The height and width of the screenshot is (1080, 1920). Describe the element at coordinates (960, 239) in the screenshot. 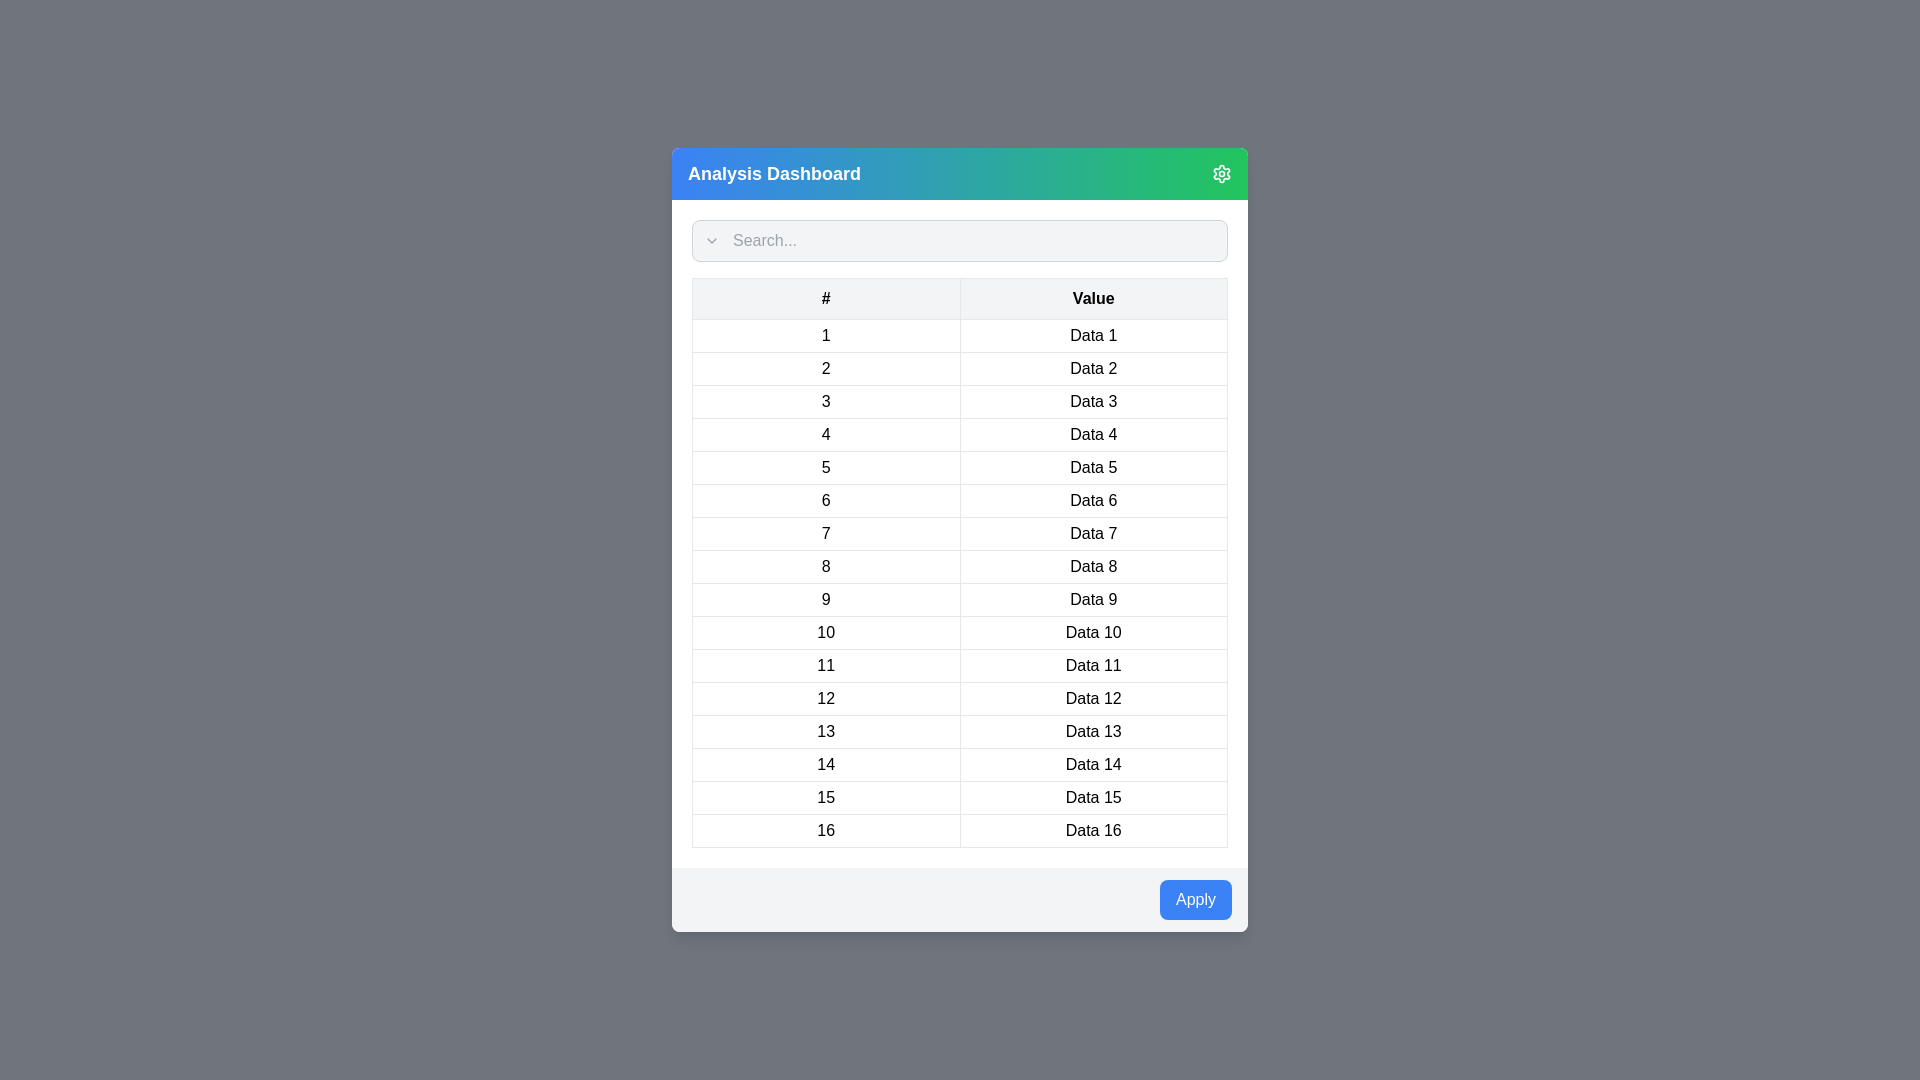

I see `the input field to focus it for typing` at that location.